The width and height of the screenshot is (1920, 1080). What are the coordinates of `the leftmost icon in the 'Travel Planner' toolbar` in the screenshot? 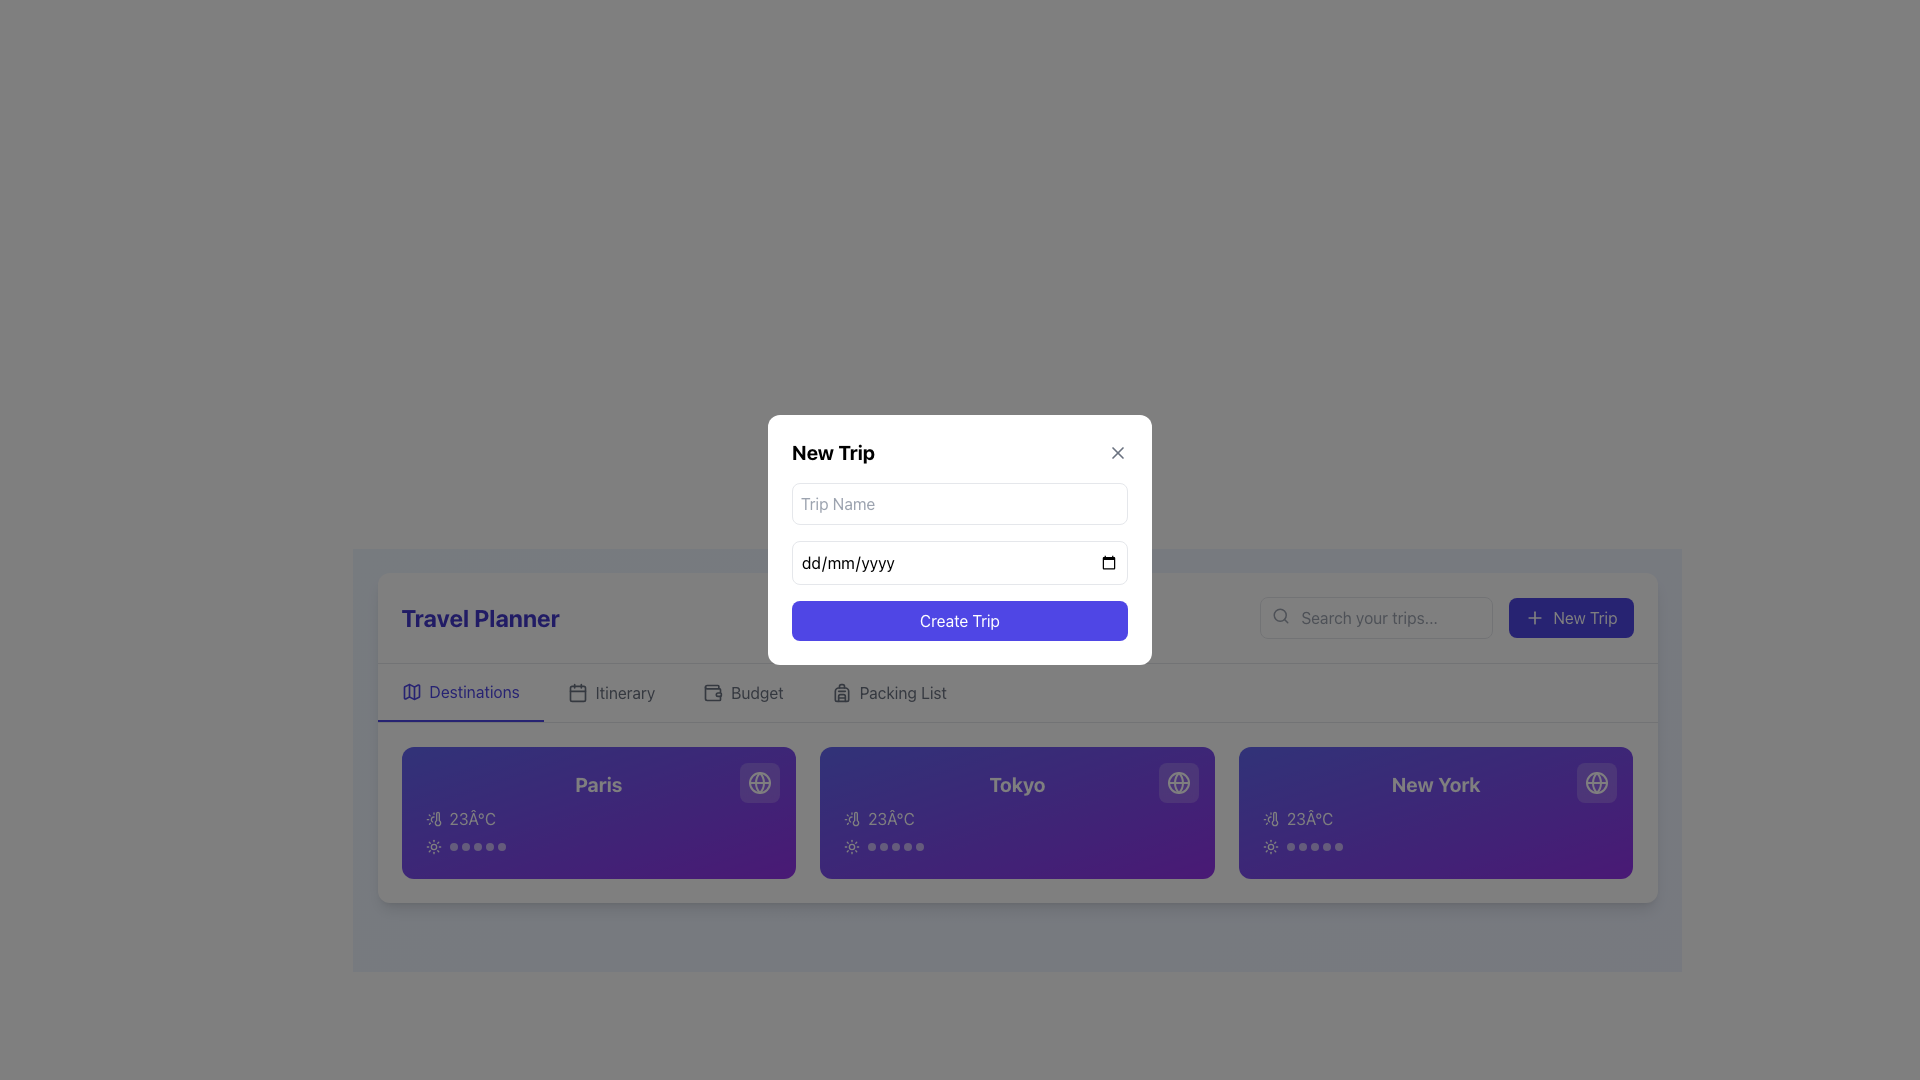 It's located at (410, 690).